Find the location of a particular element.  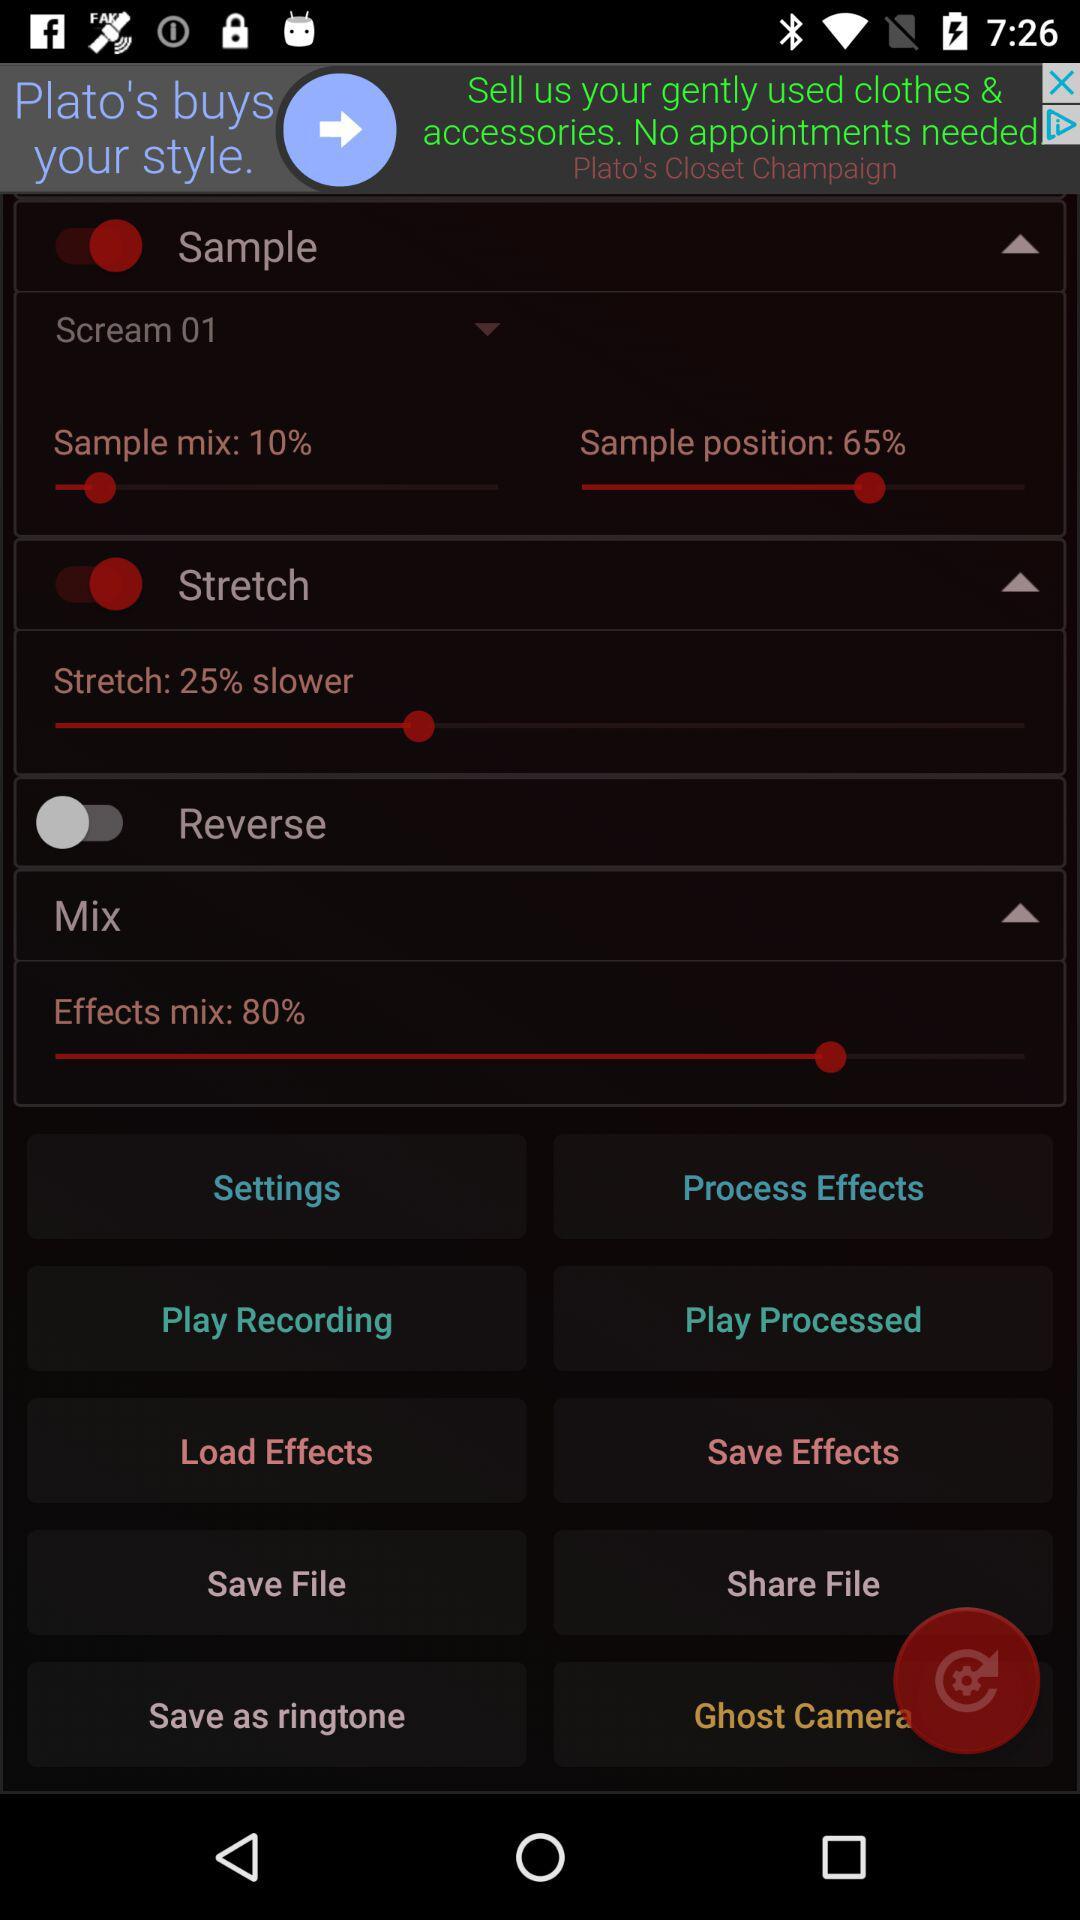

refresh page is located at coordinates (965, 1680).